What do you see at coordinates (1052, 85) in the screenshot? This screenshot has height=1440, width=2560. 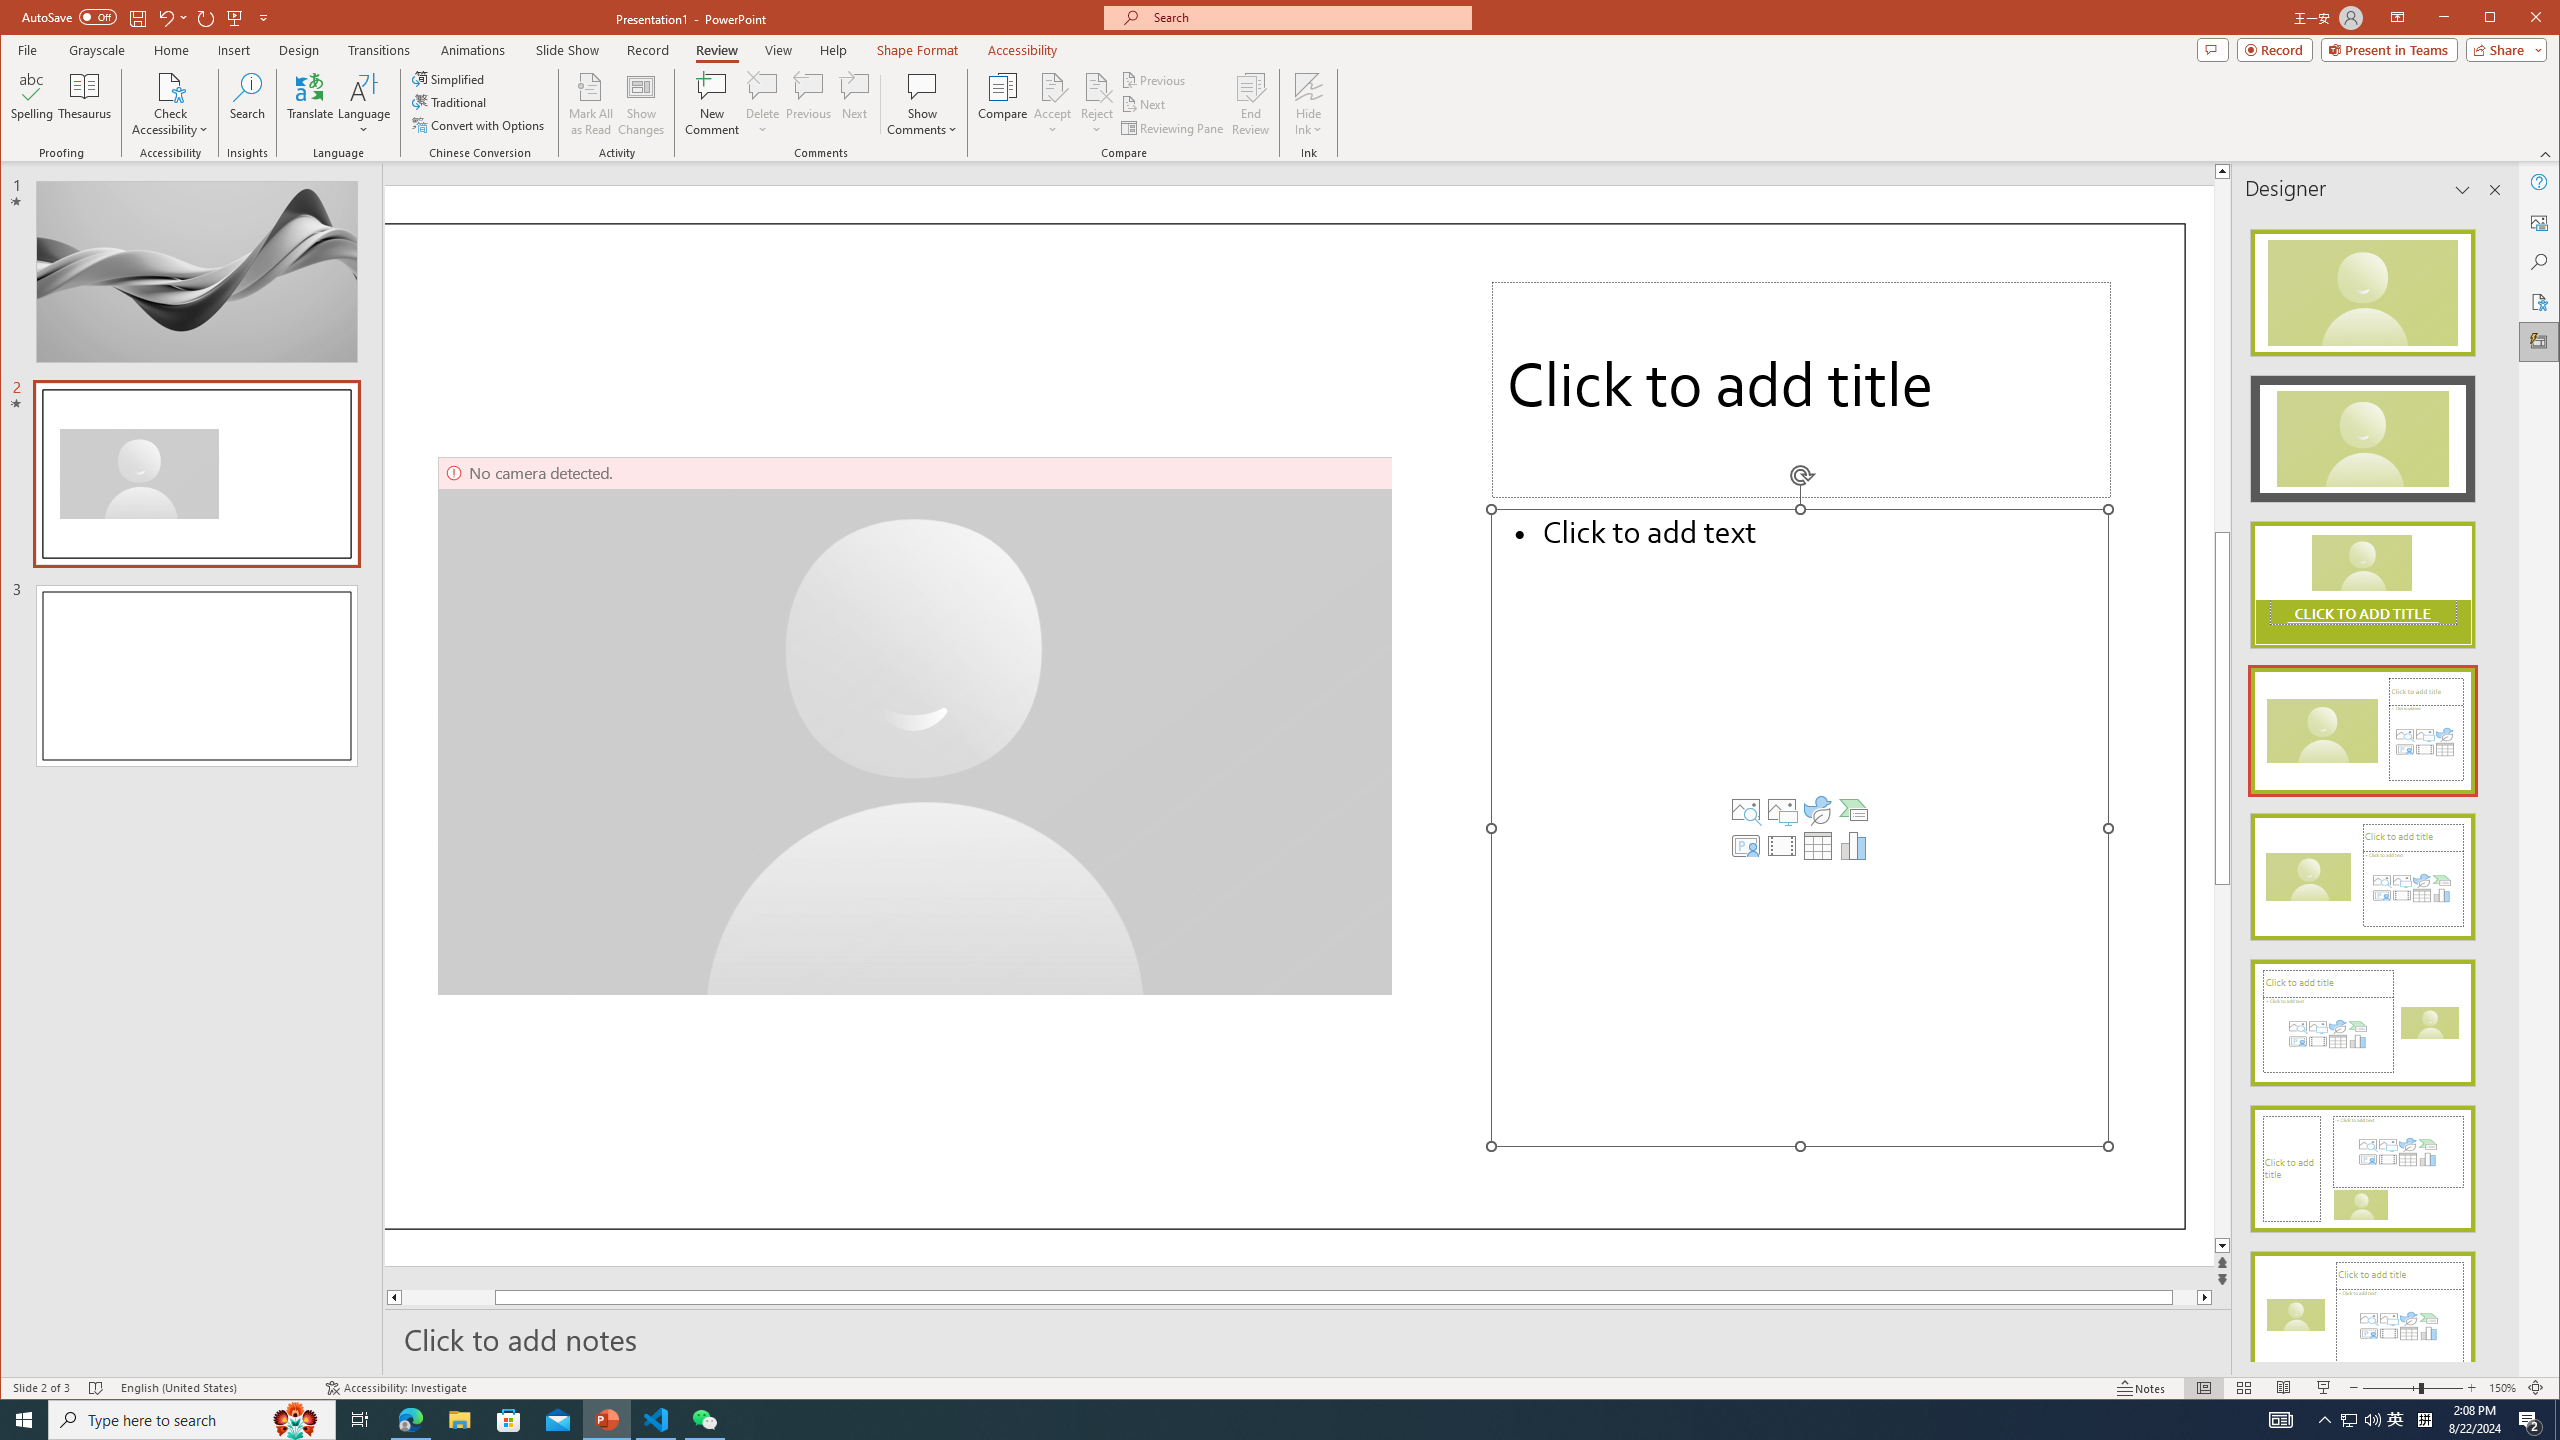 I see `'Accept Change'` at bounding box center [1052, 85].